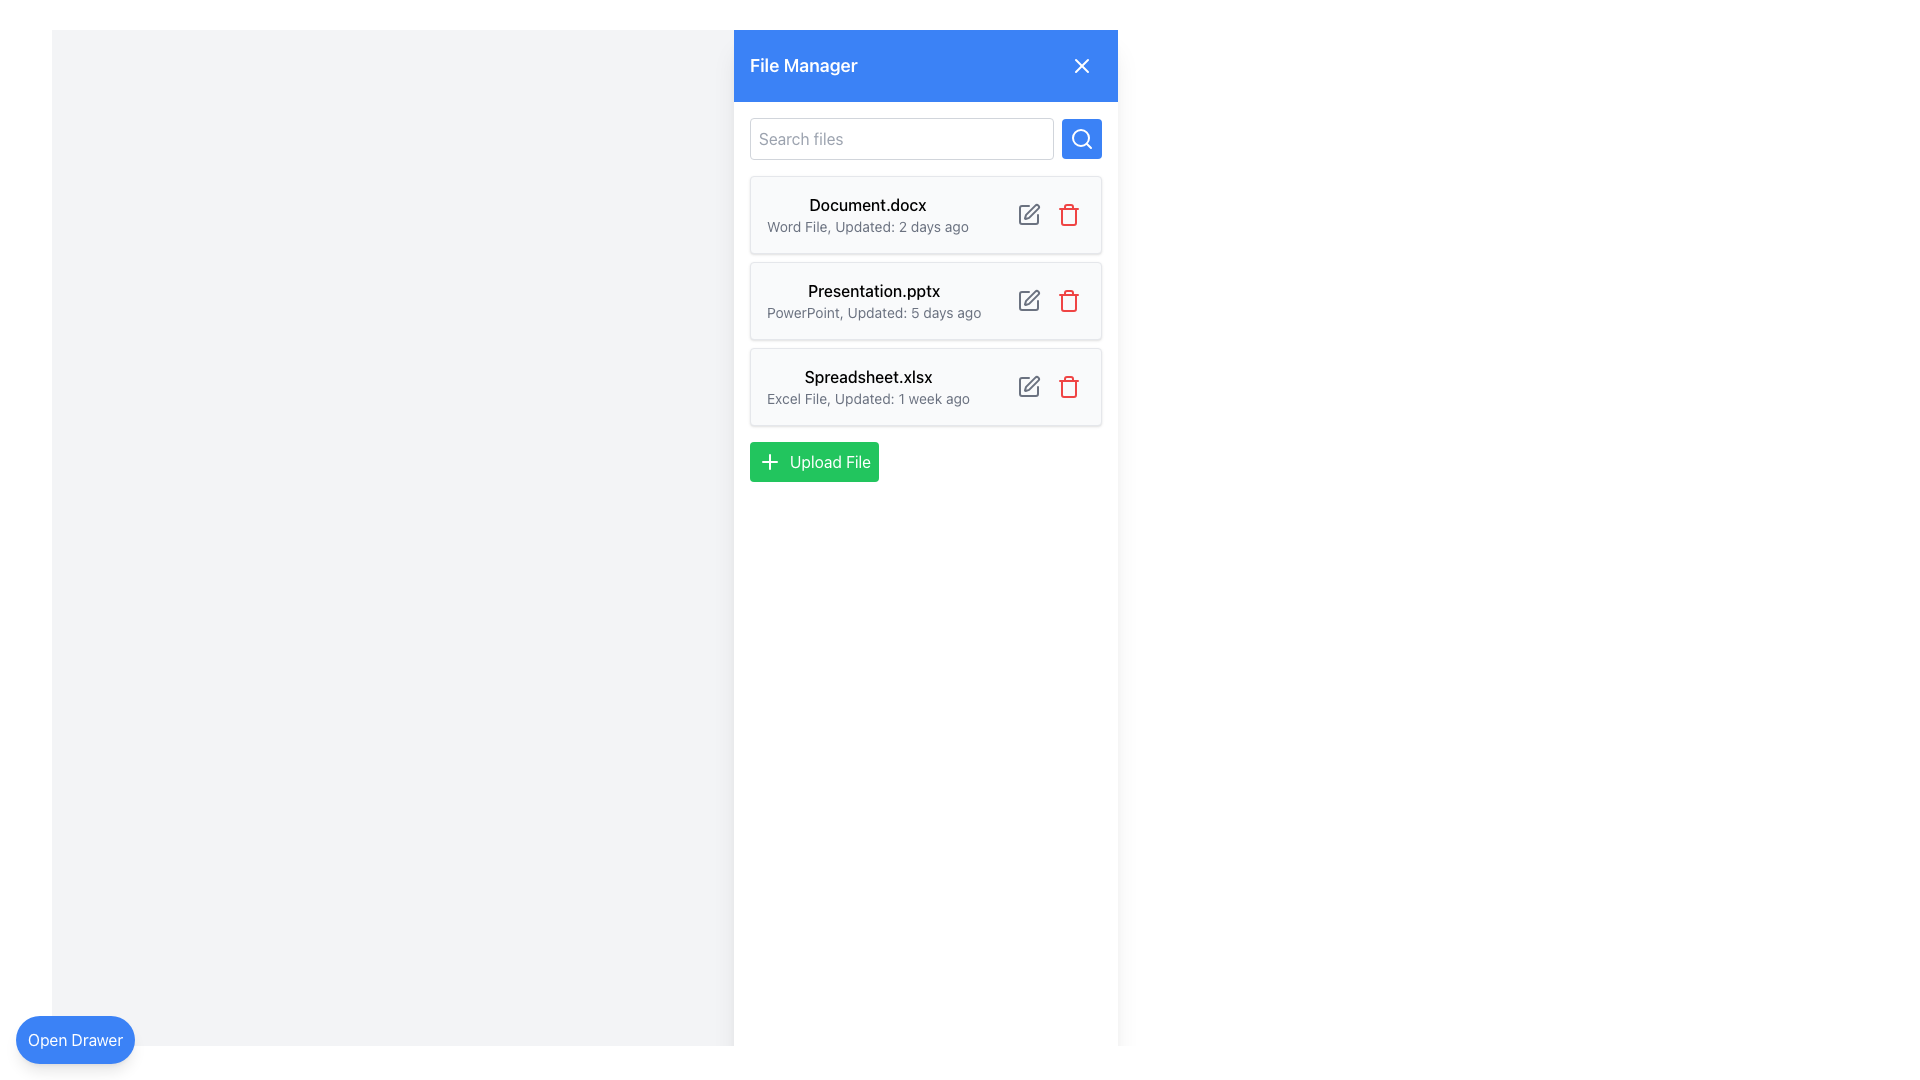  I want to click on the text label displaying the file name 'Spreadsheet.xlsx', so click(868, 377).